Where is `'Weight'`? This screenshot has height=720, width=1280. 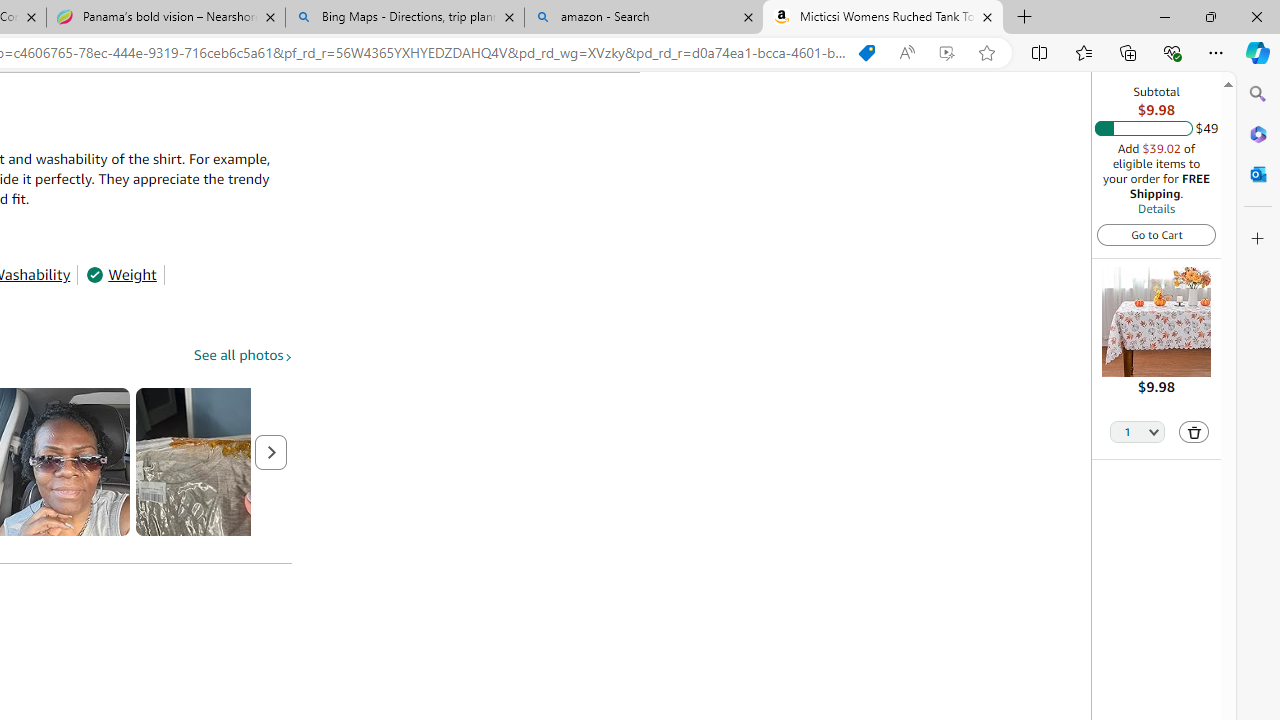 'Weight' is located at coordinates (120, 275).